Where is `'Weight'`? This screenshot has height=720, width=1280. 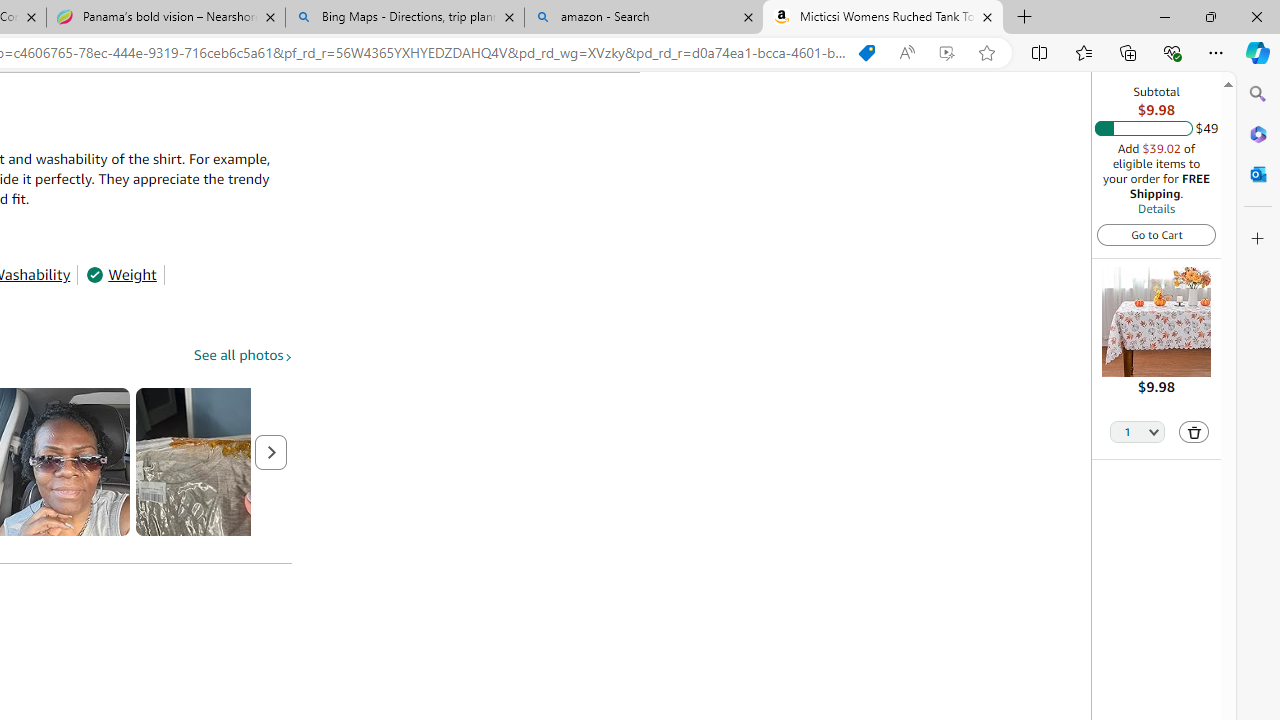 'Weight' is located at coordinates (120, 275).